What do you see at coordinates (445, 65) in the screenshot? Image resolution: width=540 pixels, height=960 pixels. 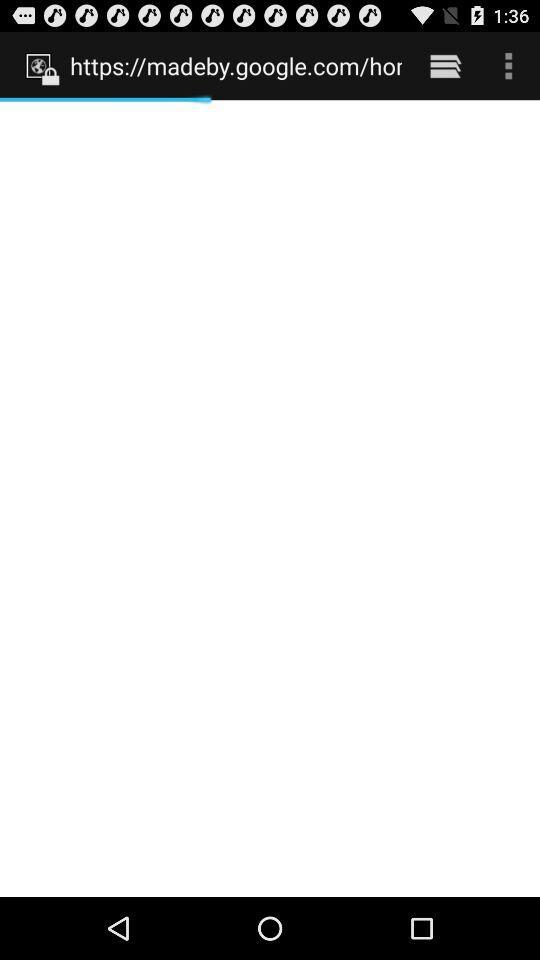 I see `the item next to https madeby google icon` at bounding box center [445, 65].